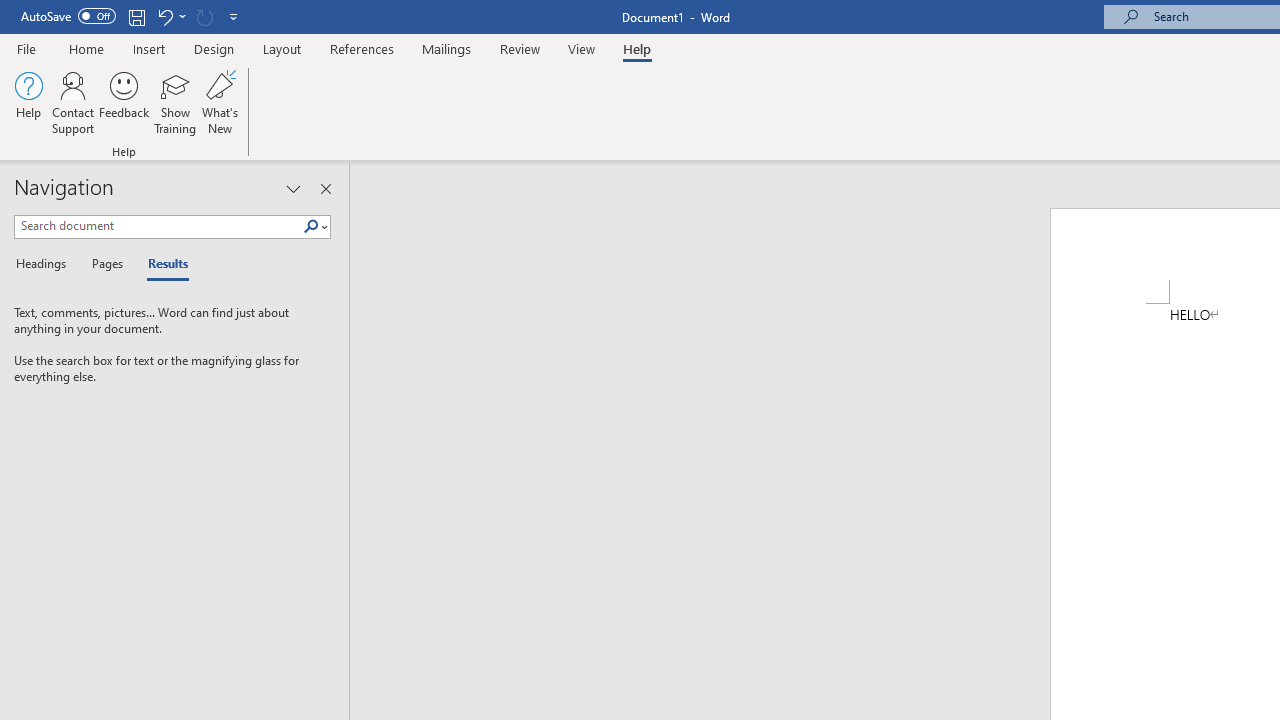  Describe the element at coordinates (281, 48) in the screenshot. I see `'Layout'` at that location.